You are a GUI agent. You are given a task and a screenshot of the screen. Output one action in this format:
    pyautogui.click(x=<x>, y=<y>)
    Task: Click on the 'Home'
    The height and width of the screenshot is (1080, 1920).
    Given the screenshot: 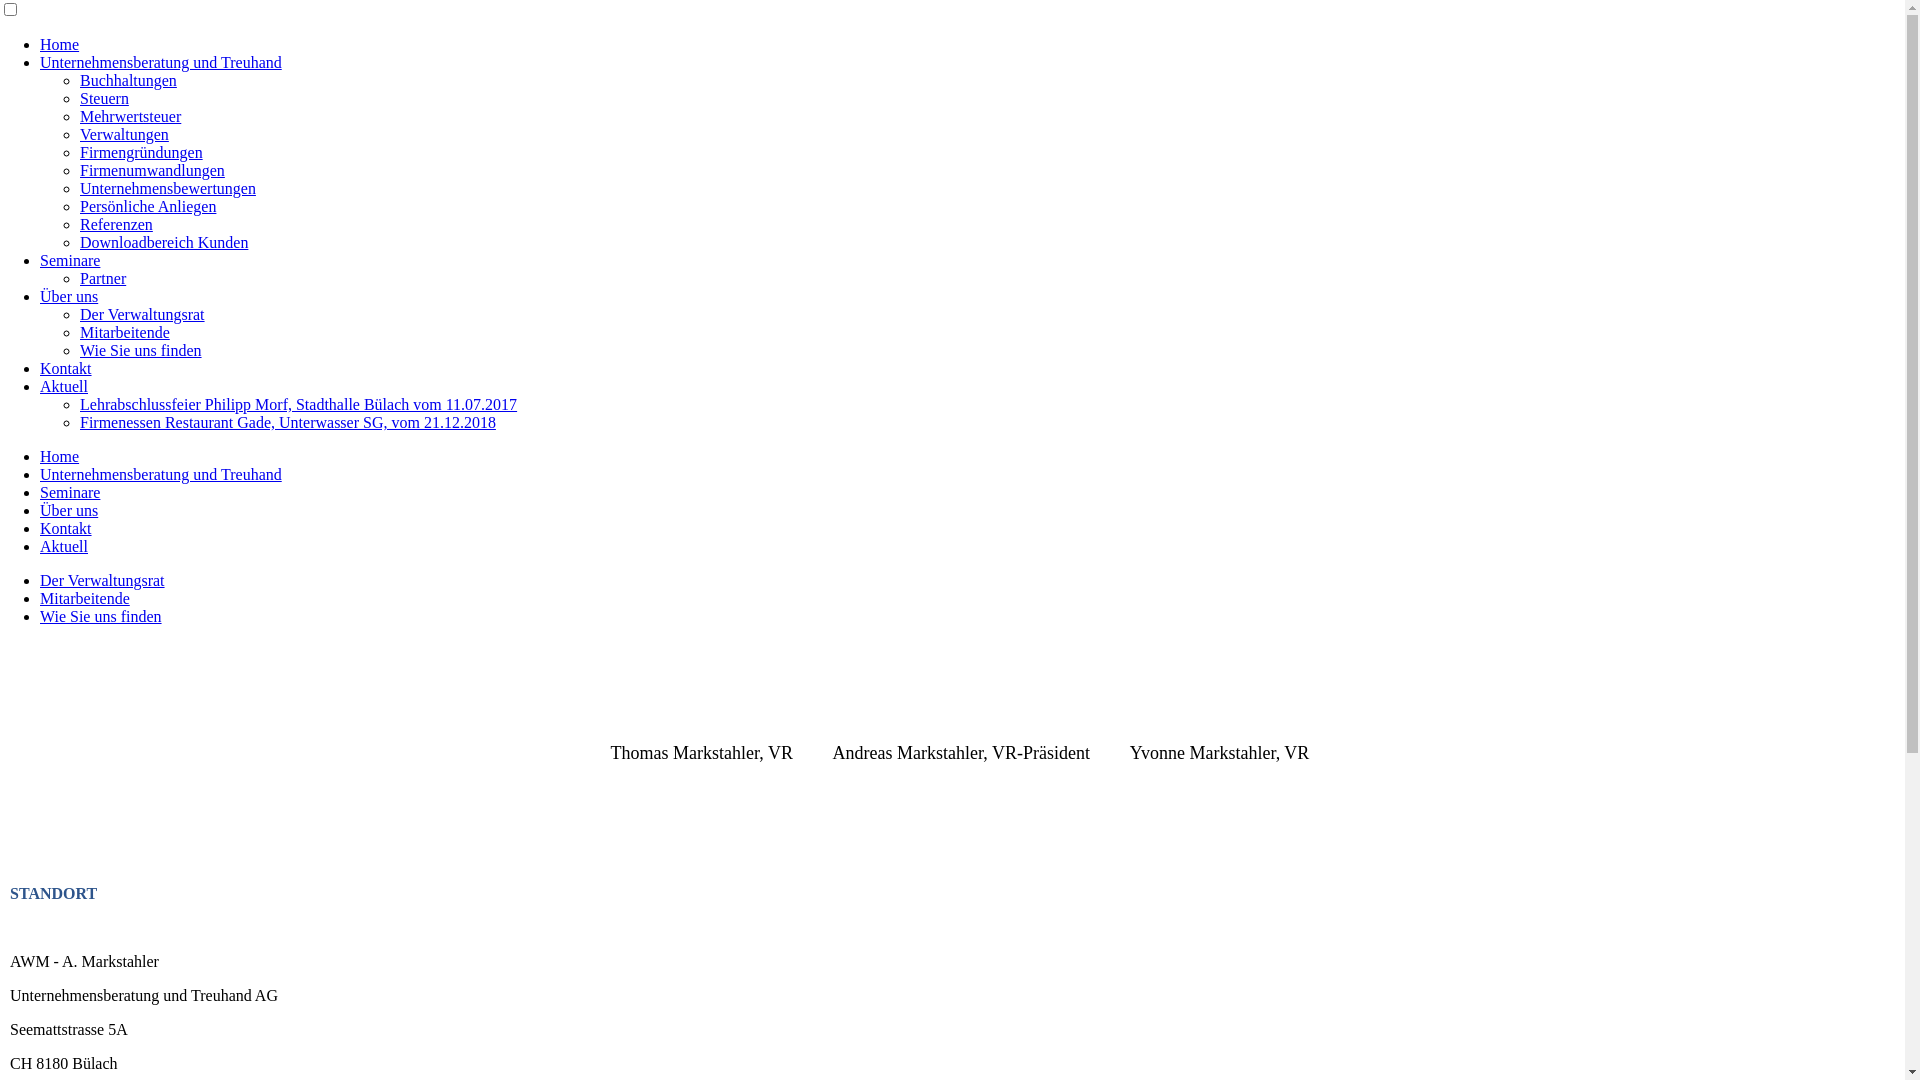 What is the action you would take?
    pyautogui.click(x=59, y=44)
    